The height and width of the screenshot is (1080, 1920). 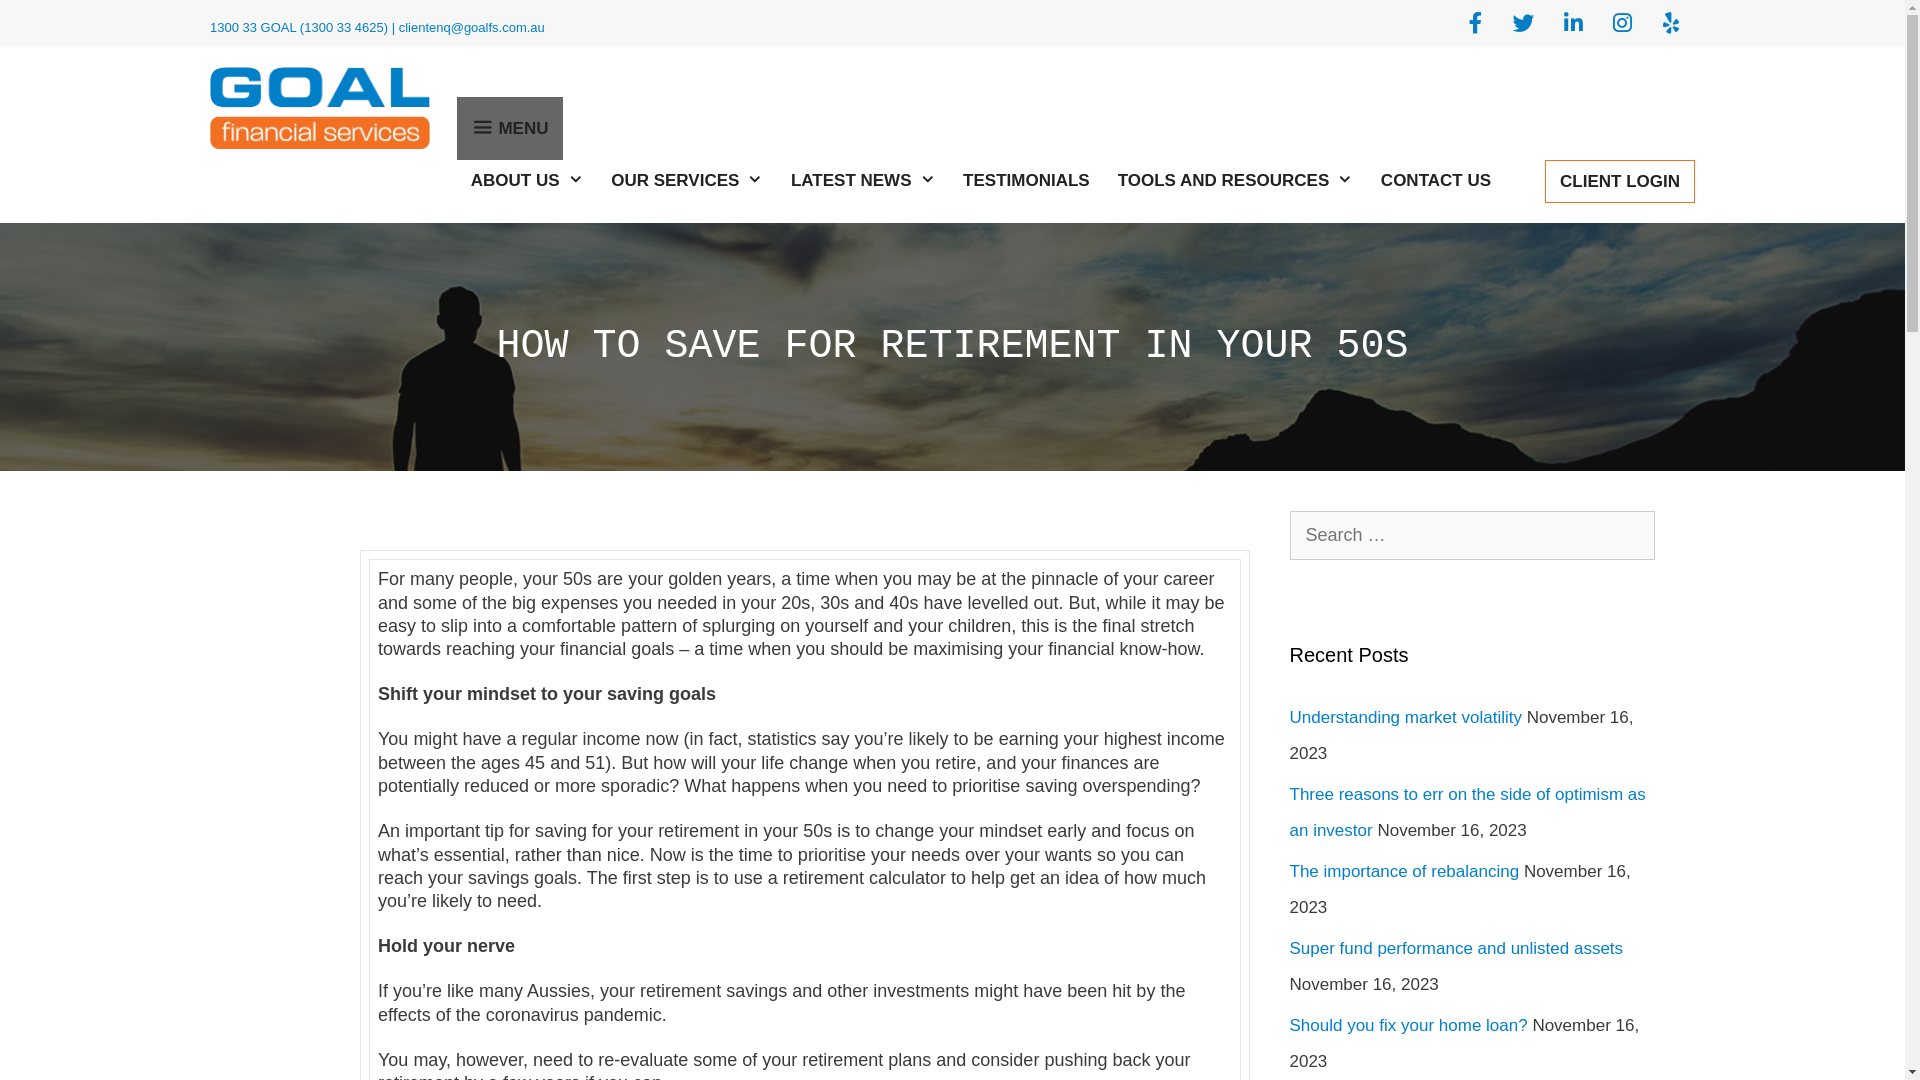 What do you see at coordinates (455, 180) in the screenshot?
I see `'ABOUT US'` at bounding box center [455, 180].